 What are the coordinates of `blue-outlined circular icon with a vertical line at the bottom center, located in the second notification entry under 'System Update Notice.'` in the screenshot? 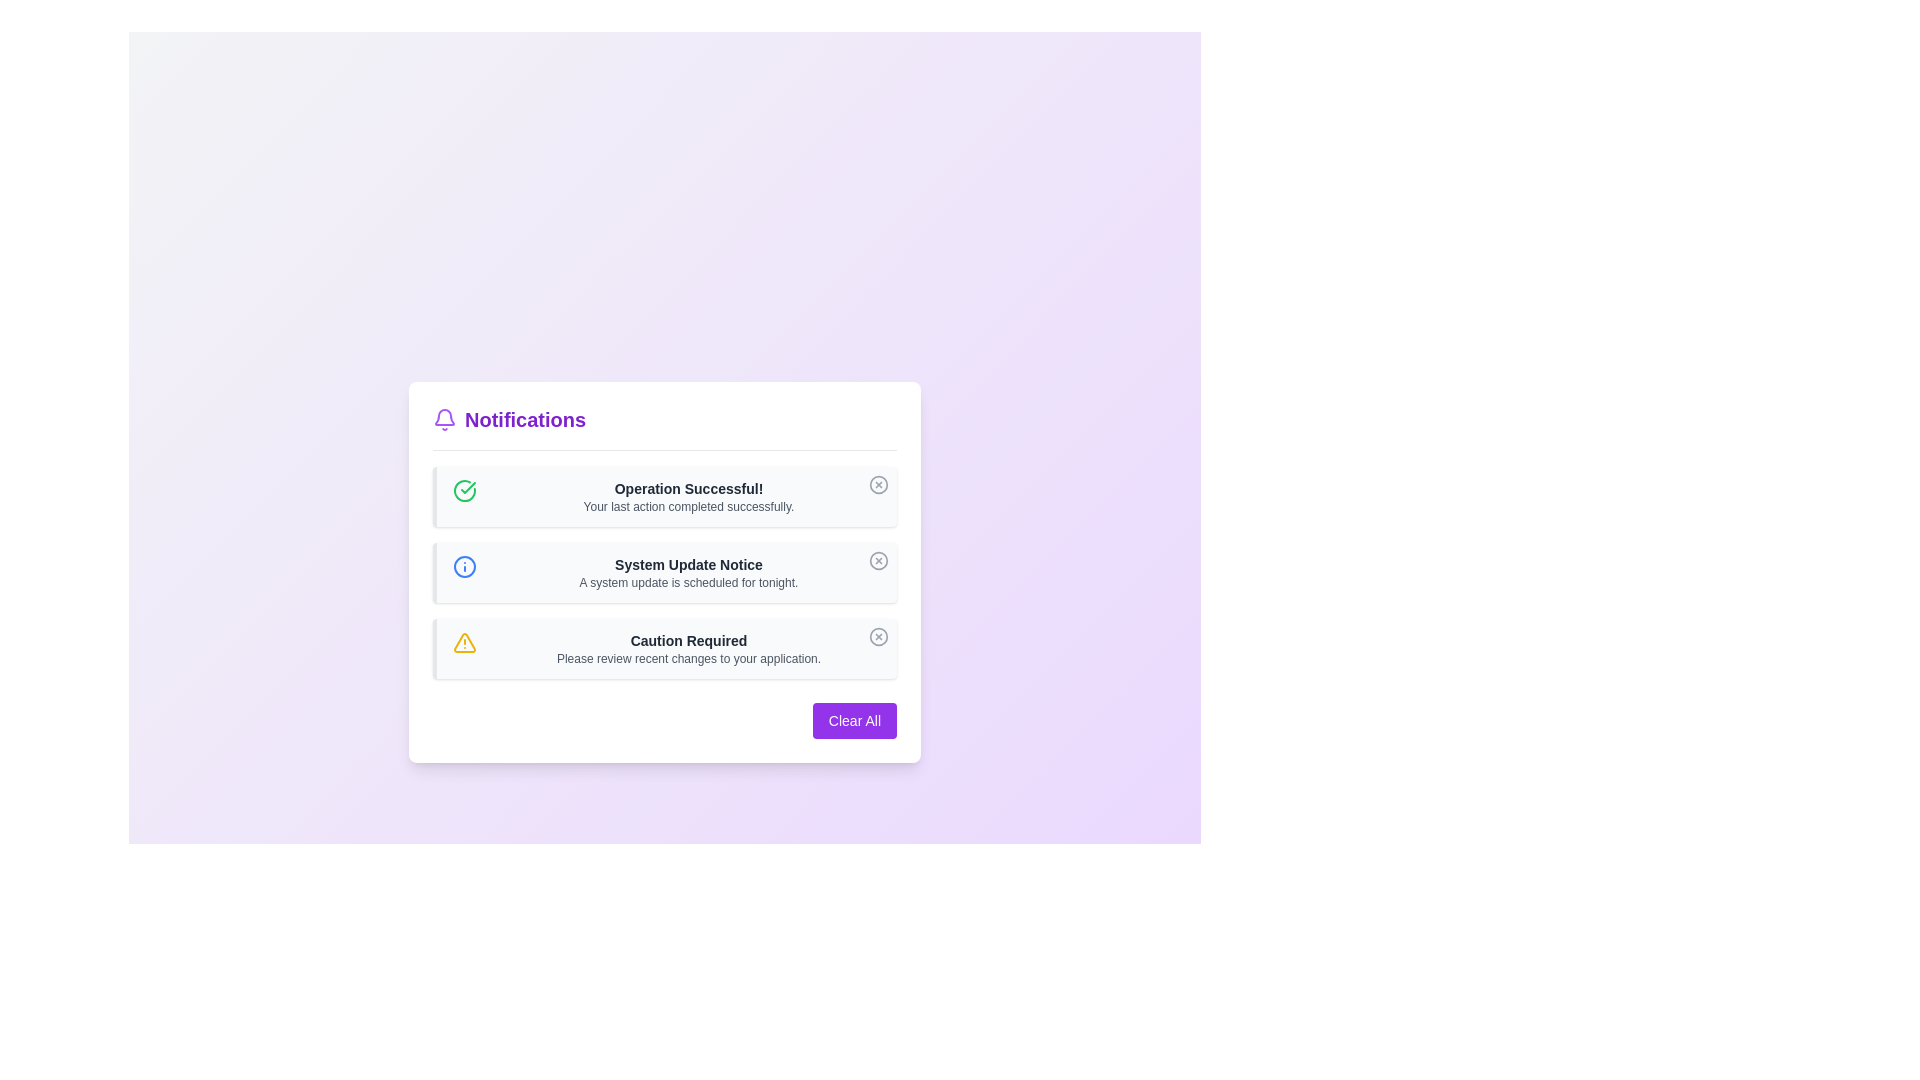 It's located at (464, 566).